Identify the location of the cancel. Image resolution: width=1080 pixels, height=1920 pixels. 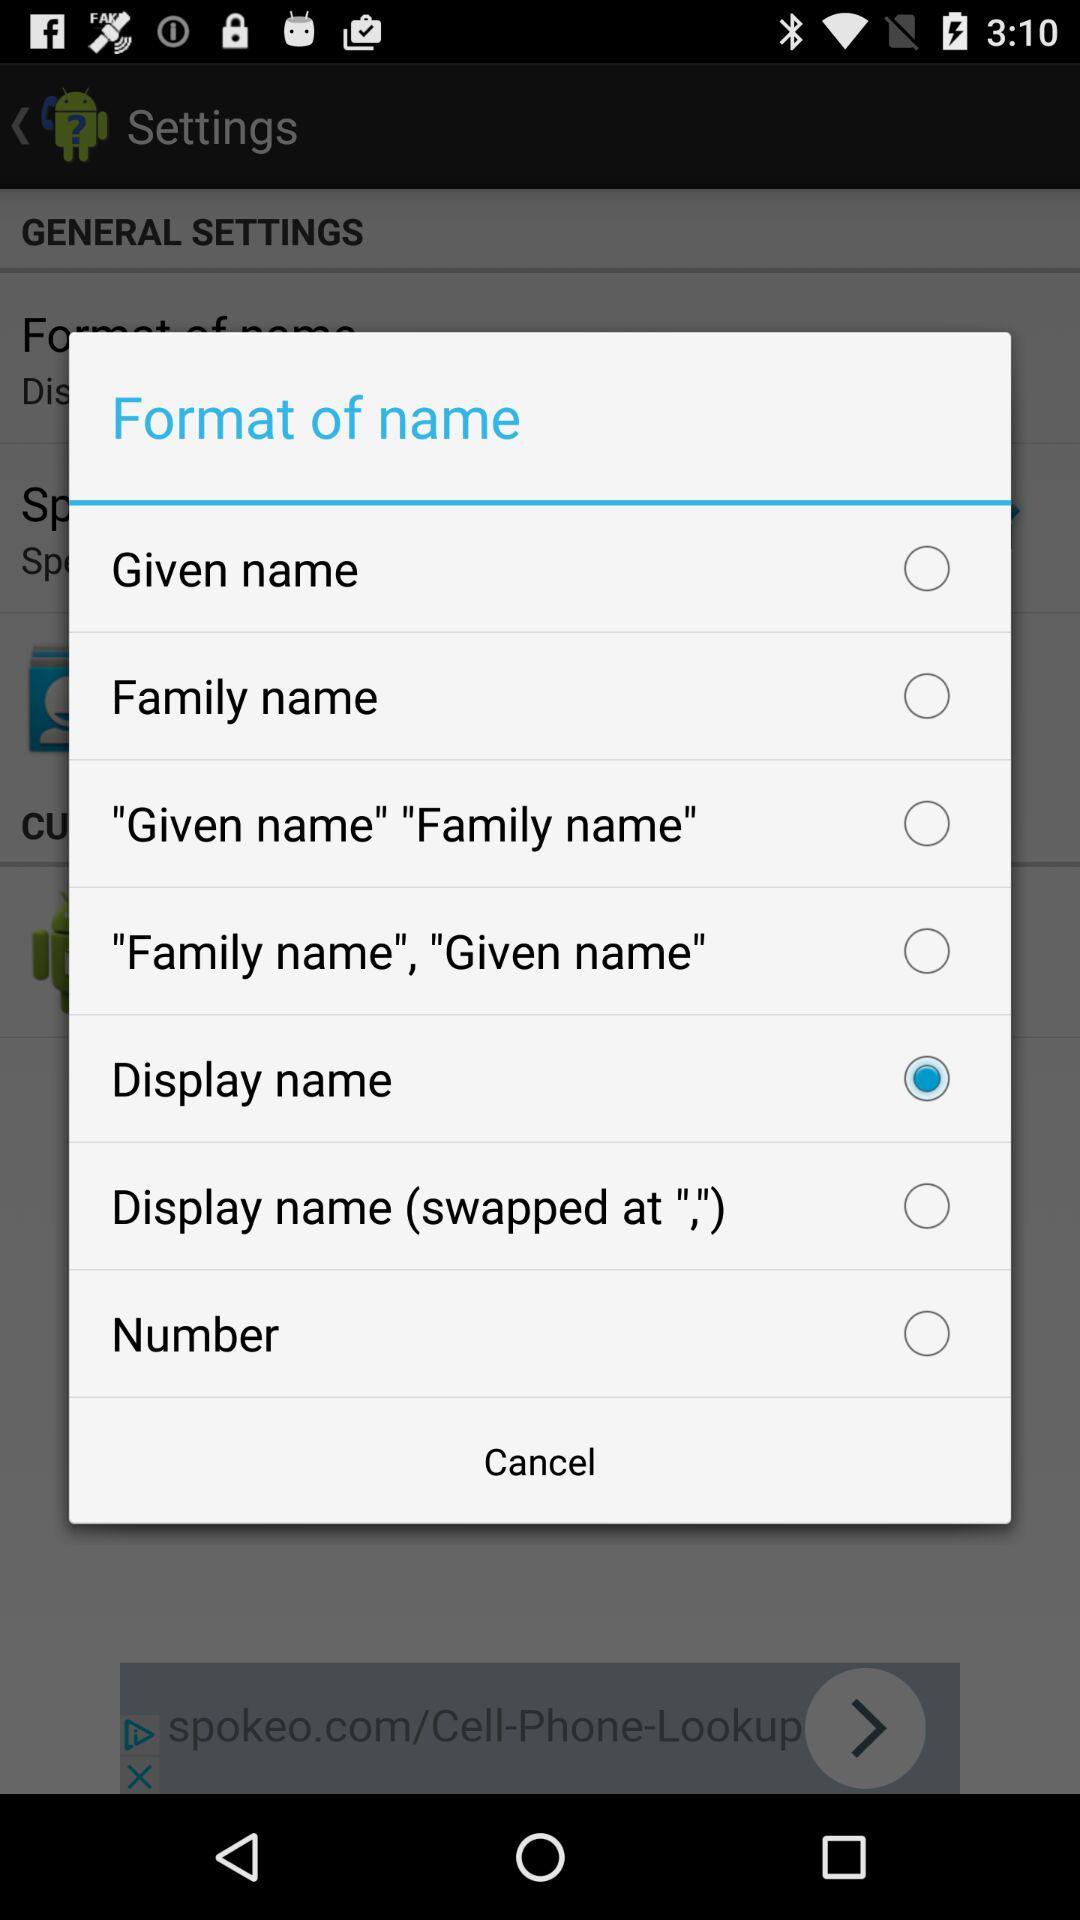
(540, 1460).